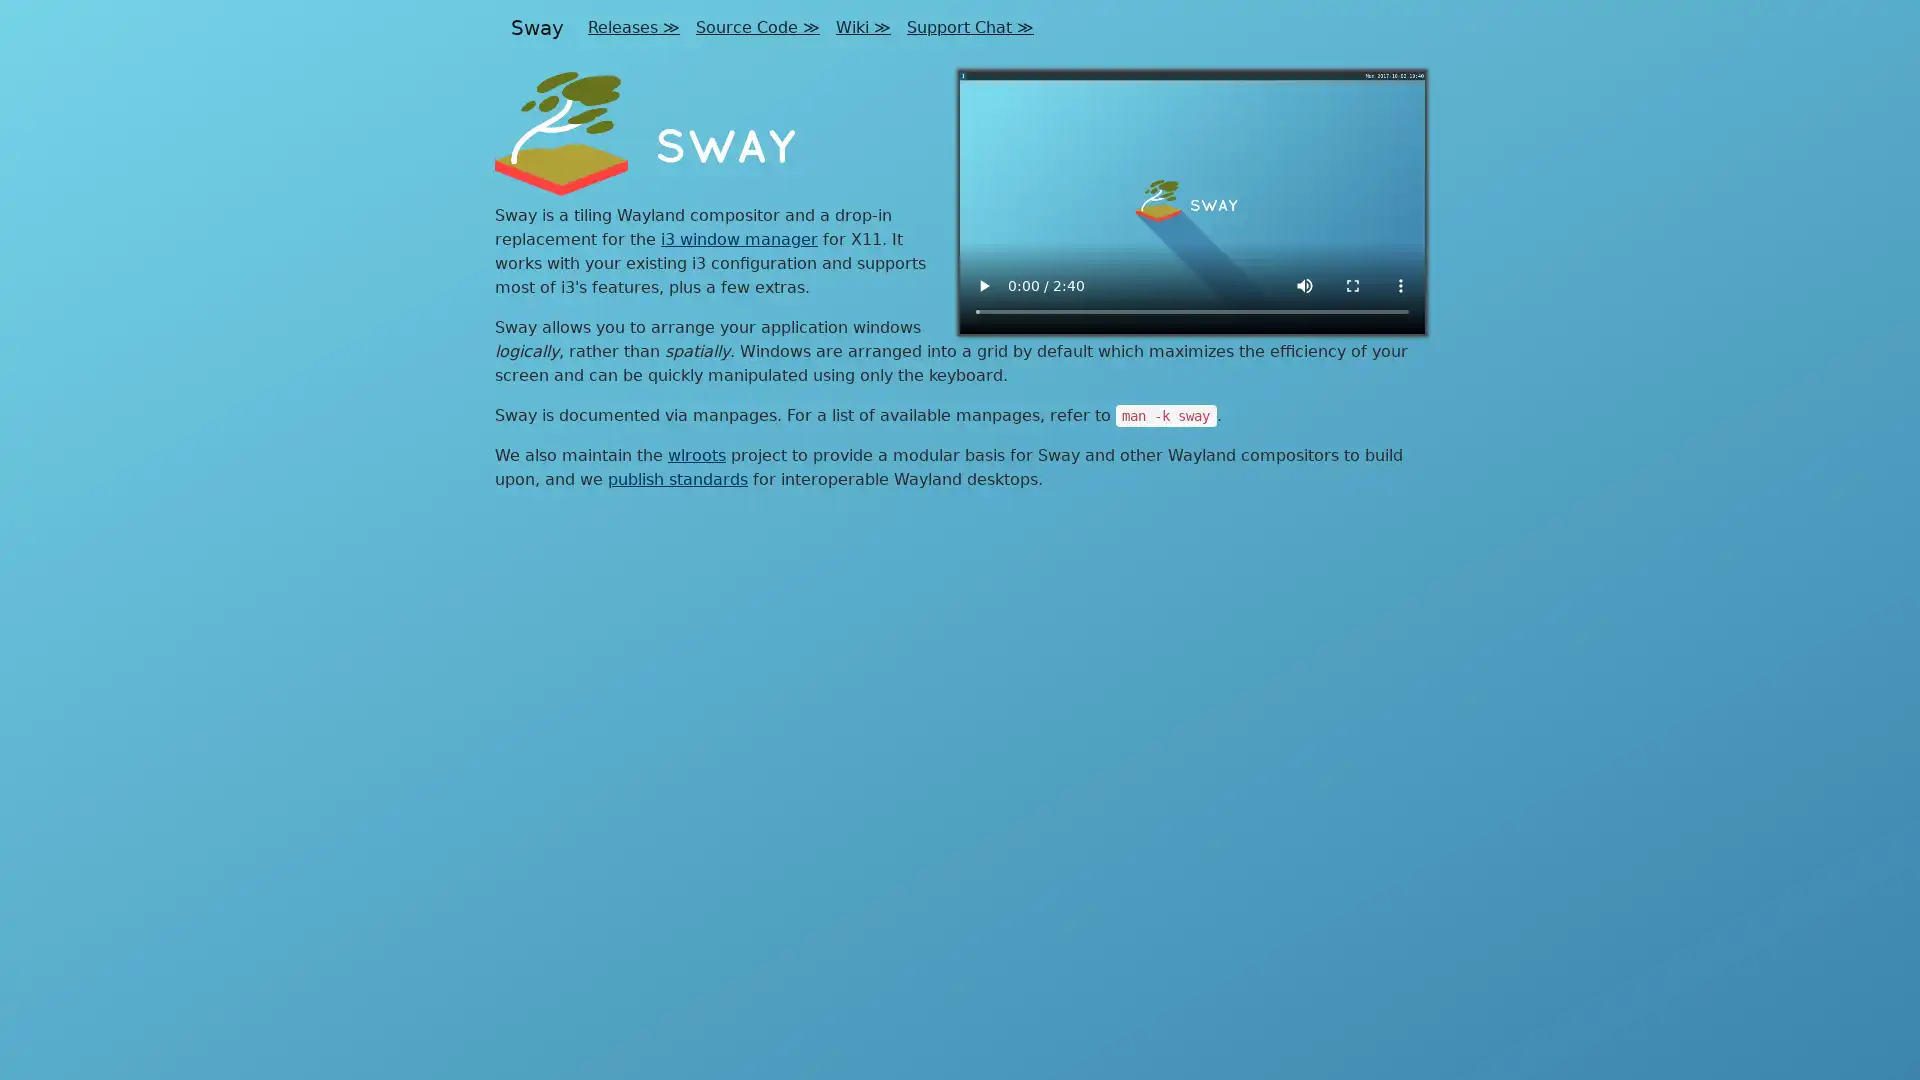  I want to click on play, so click(983, 285).